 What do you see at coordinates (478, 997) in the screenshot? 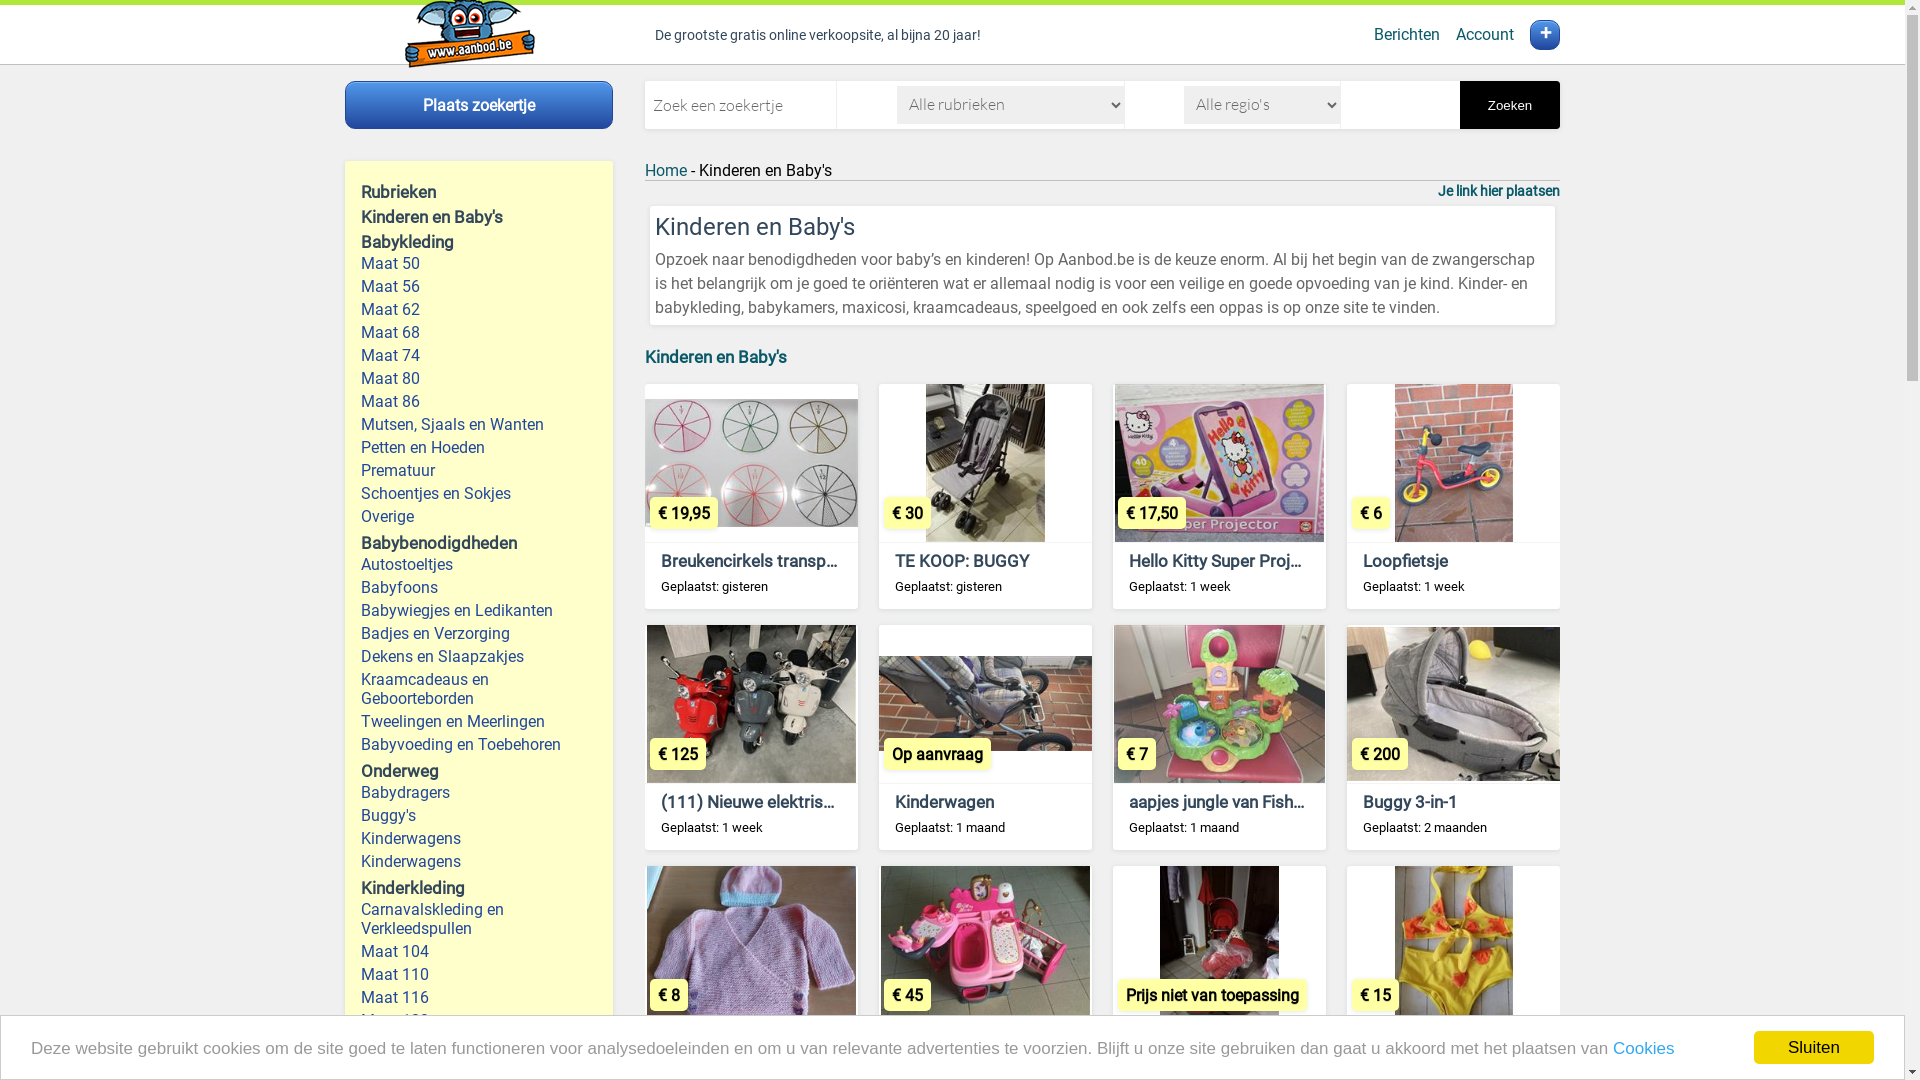
I see `'Maat 116'` at bounding box center [478, 997].